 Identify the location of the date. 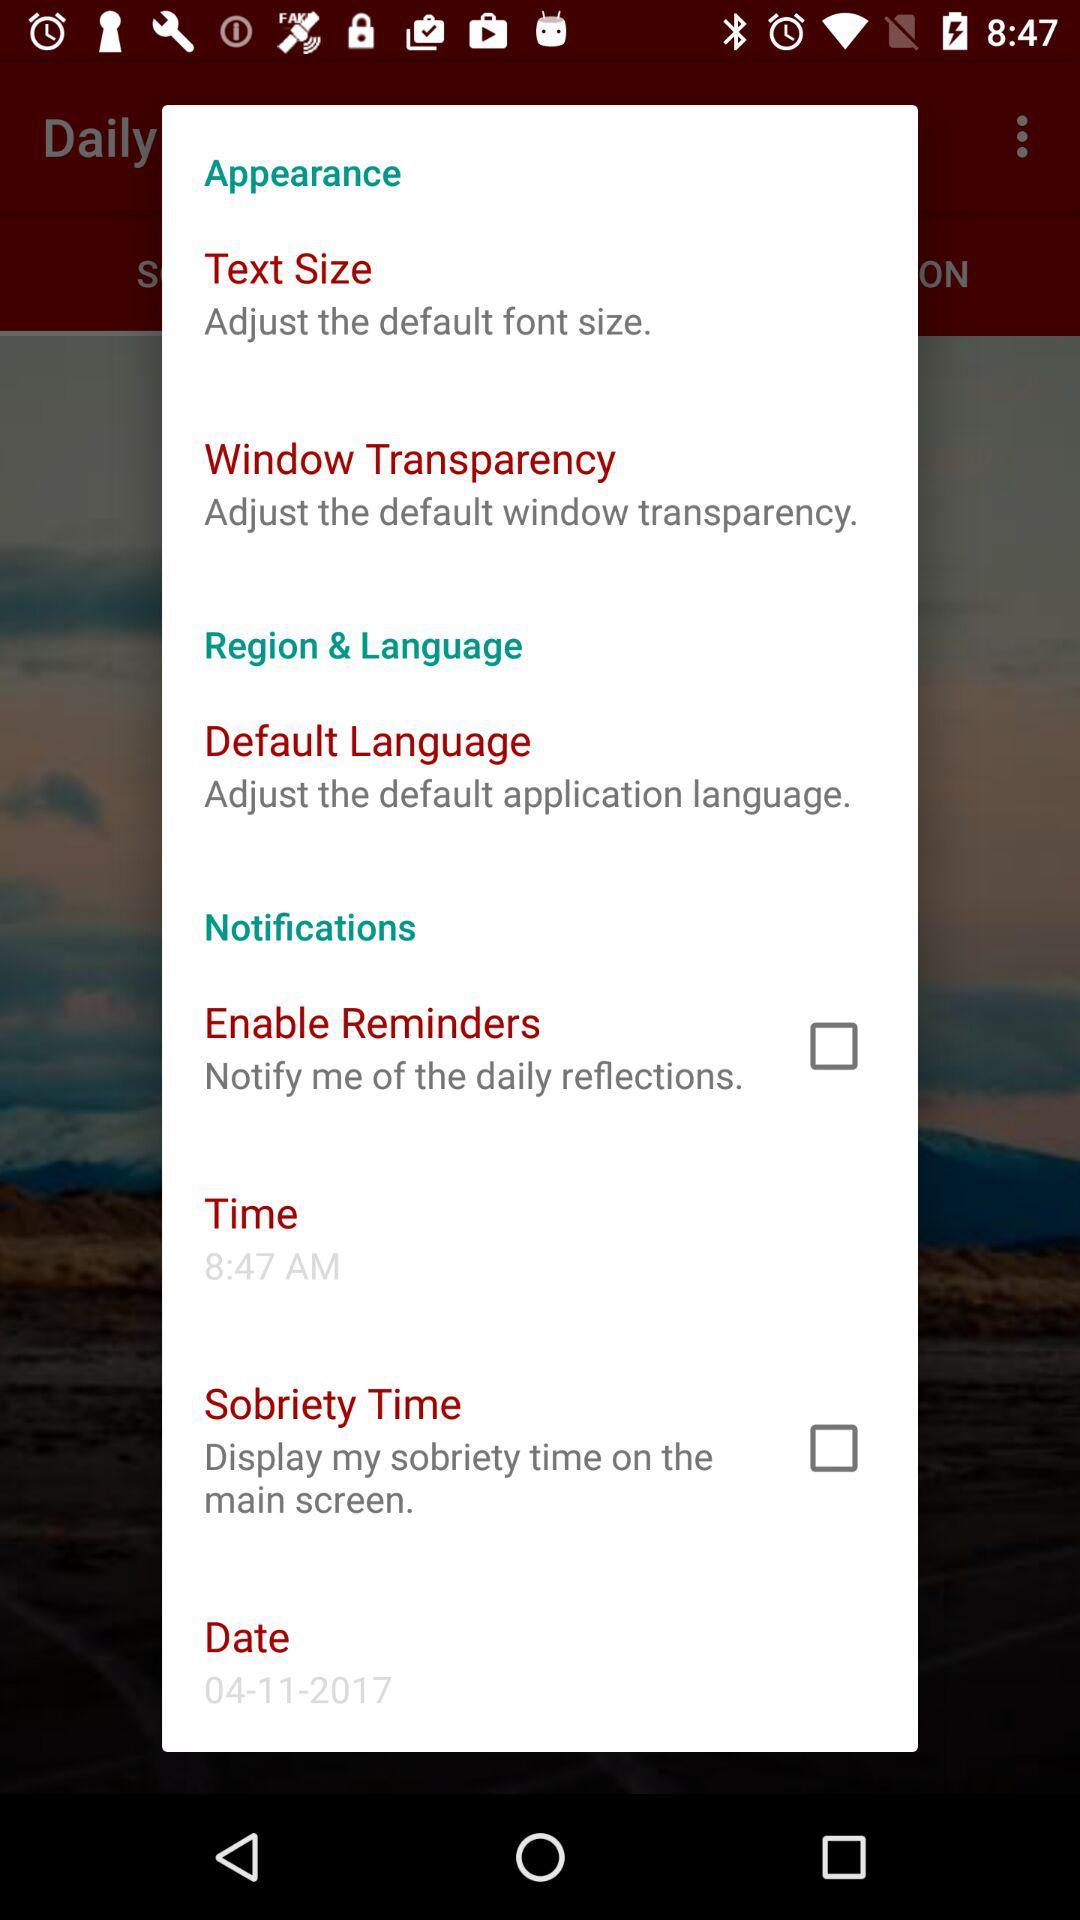
(246, 1635).